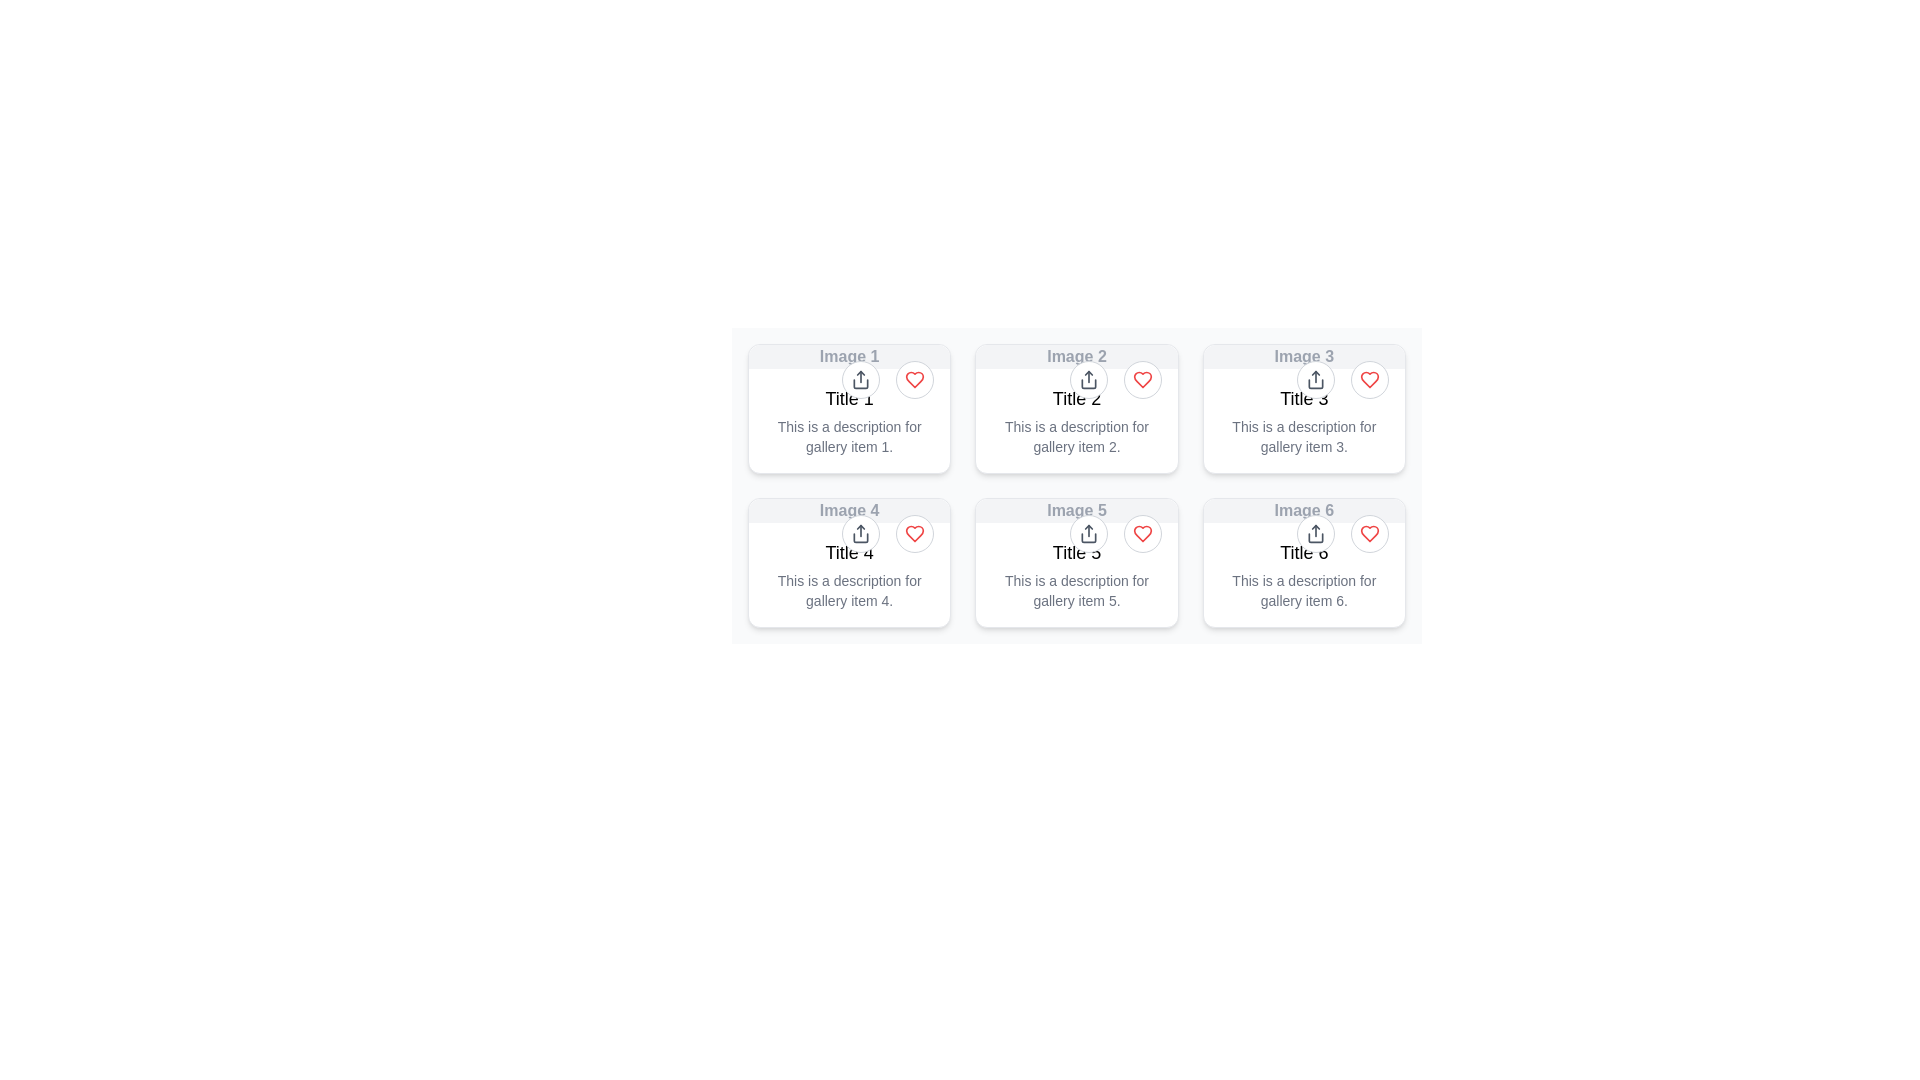 Image resolution: width=1920 pixels, height=1080 pixels. I want to click on the first gallery card in the second row of the grid layout, located below 'Image 1', so click(849, 563).